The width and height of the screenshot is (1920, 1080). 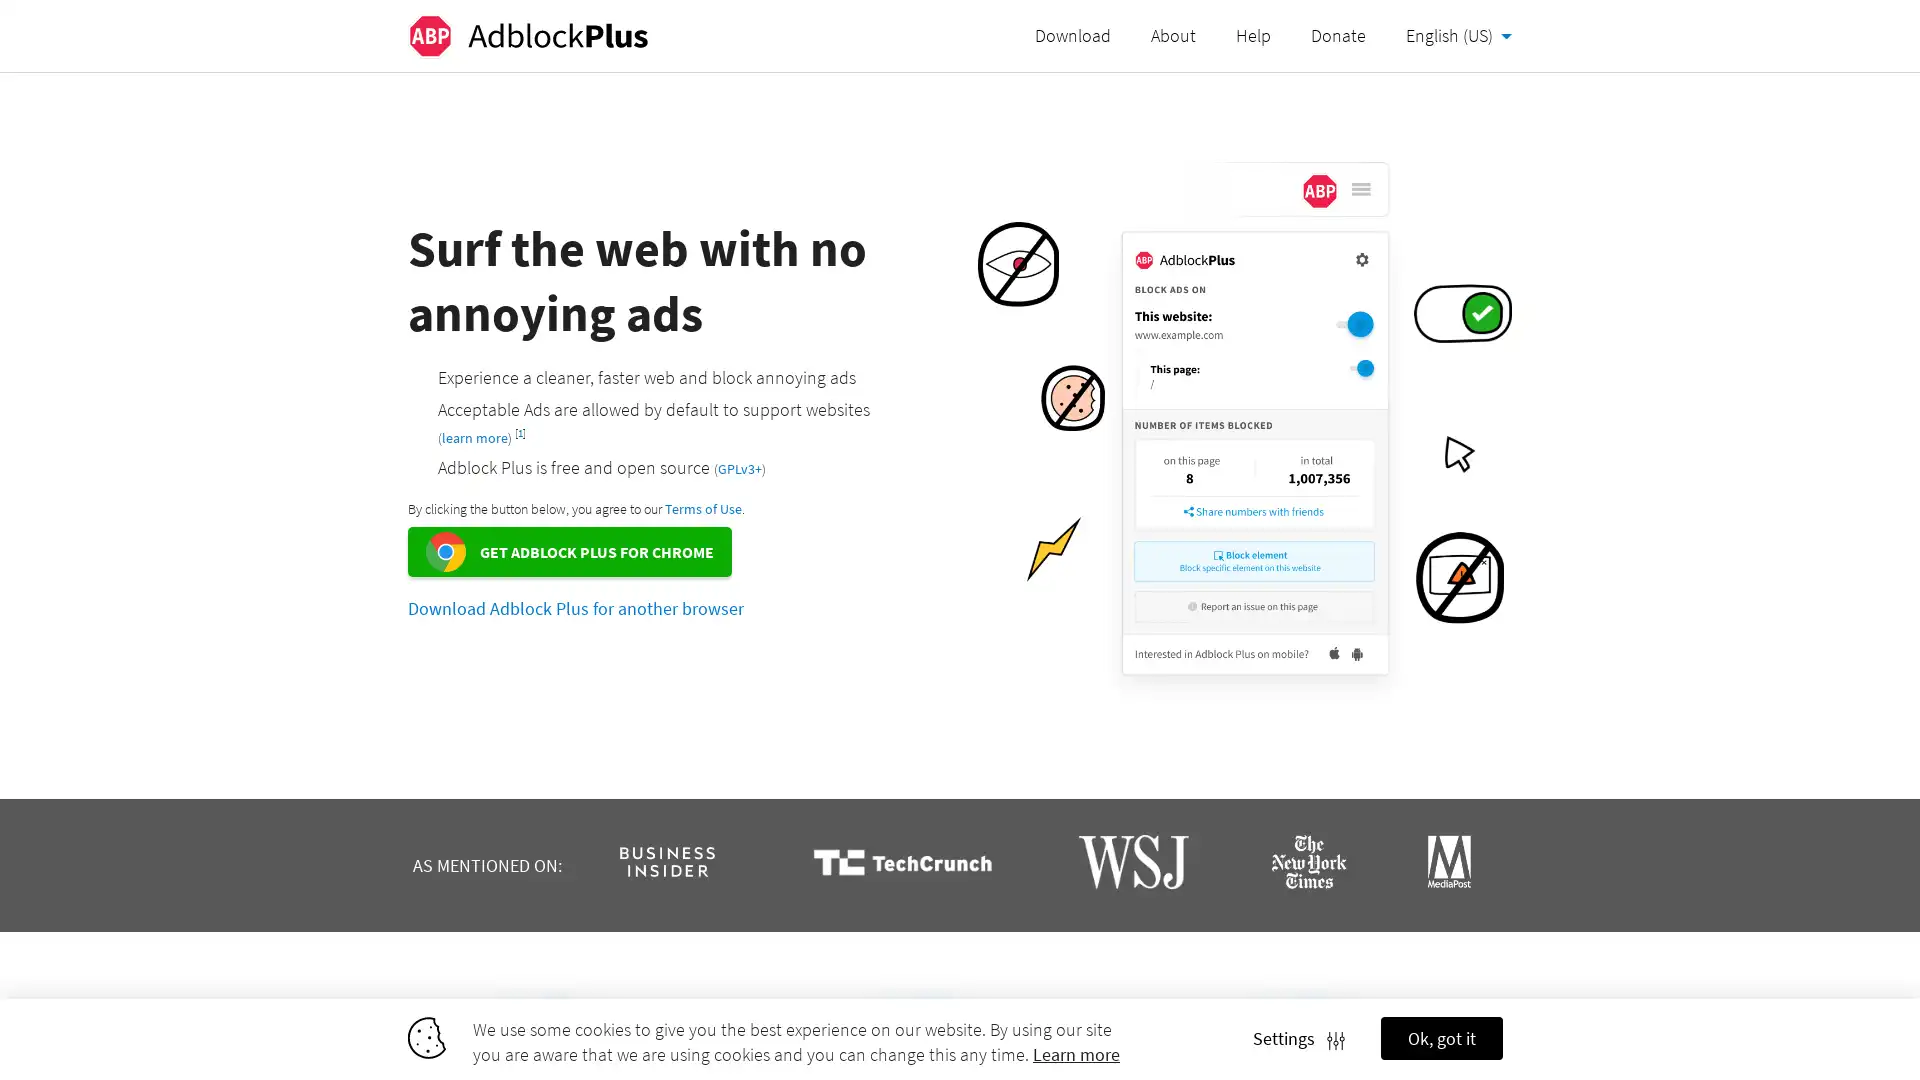 I want to click on Ok, got it, so click(x=1441, y=1036).